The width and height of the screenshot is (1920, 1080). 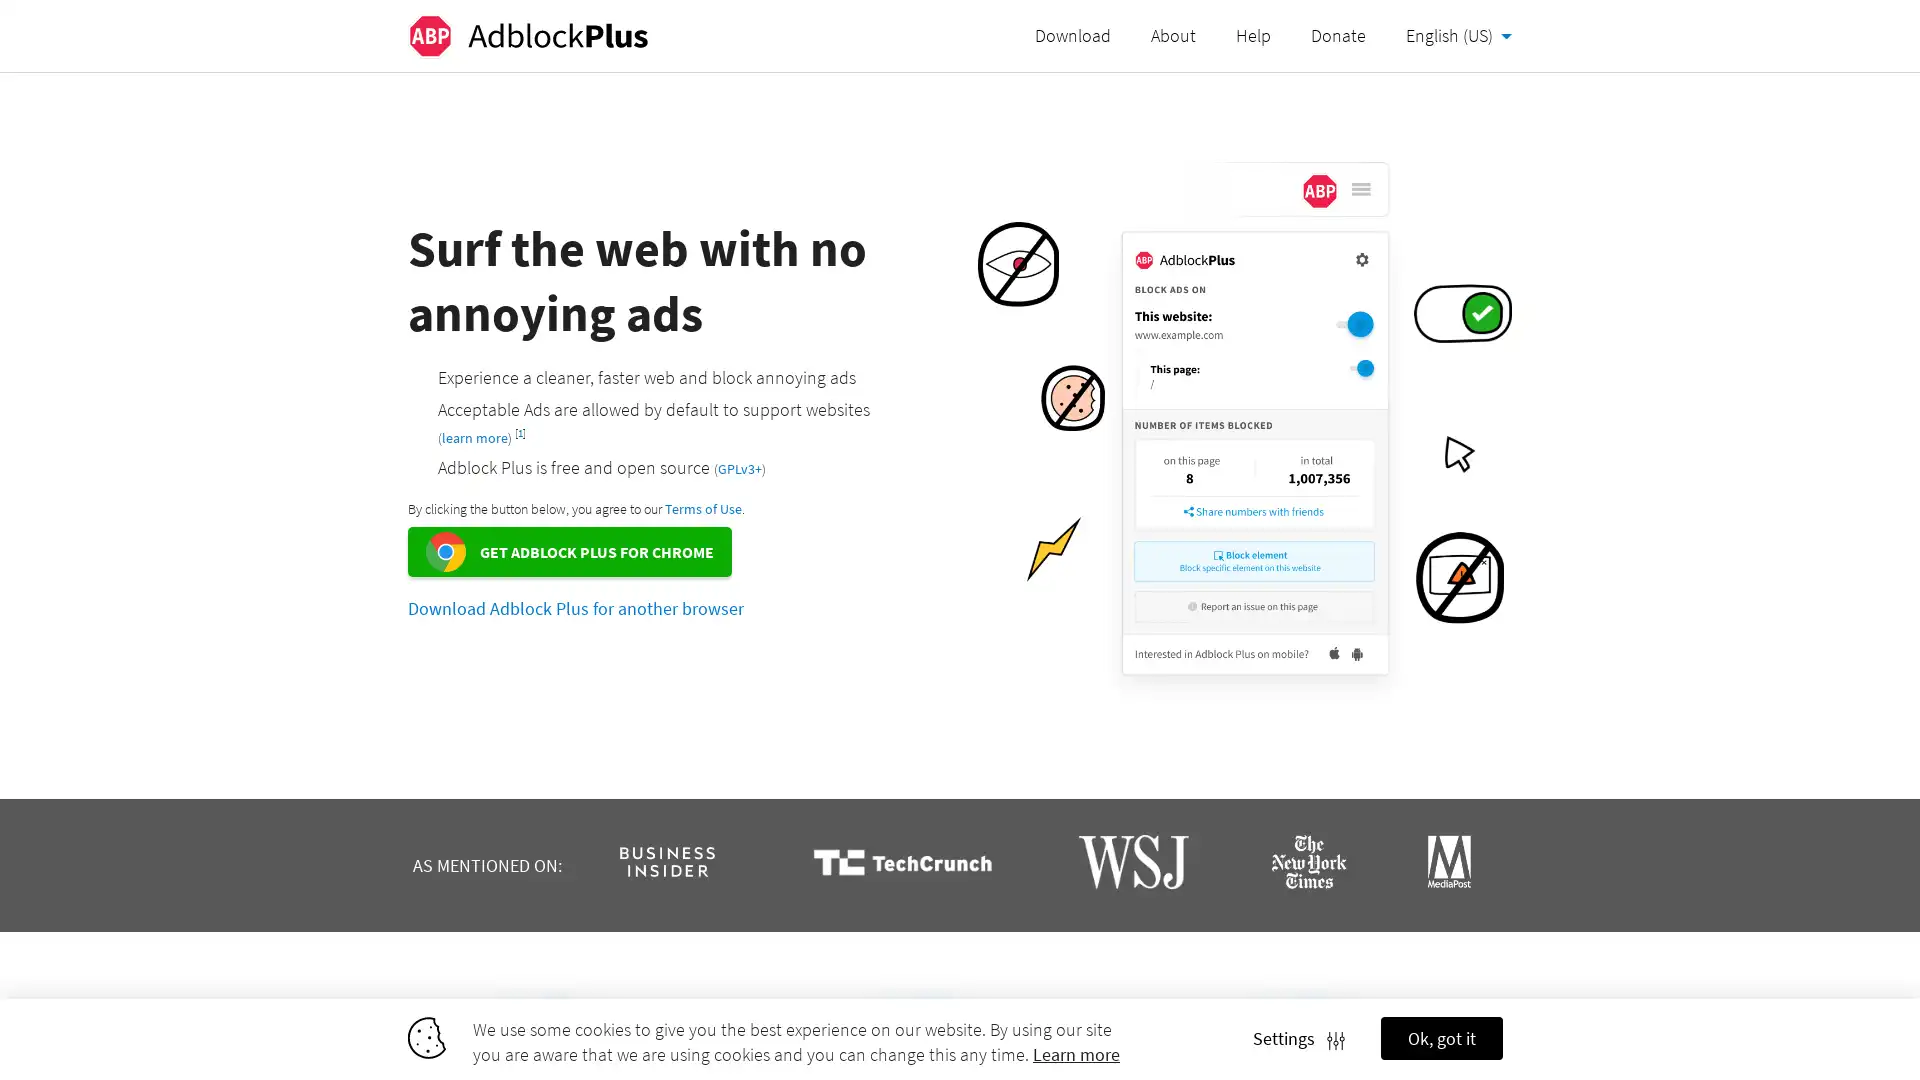 I want to click on Ok, got it, so click(x=1441, y=1036).